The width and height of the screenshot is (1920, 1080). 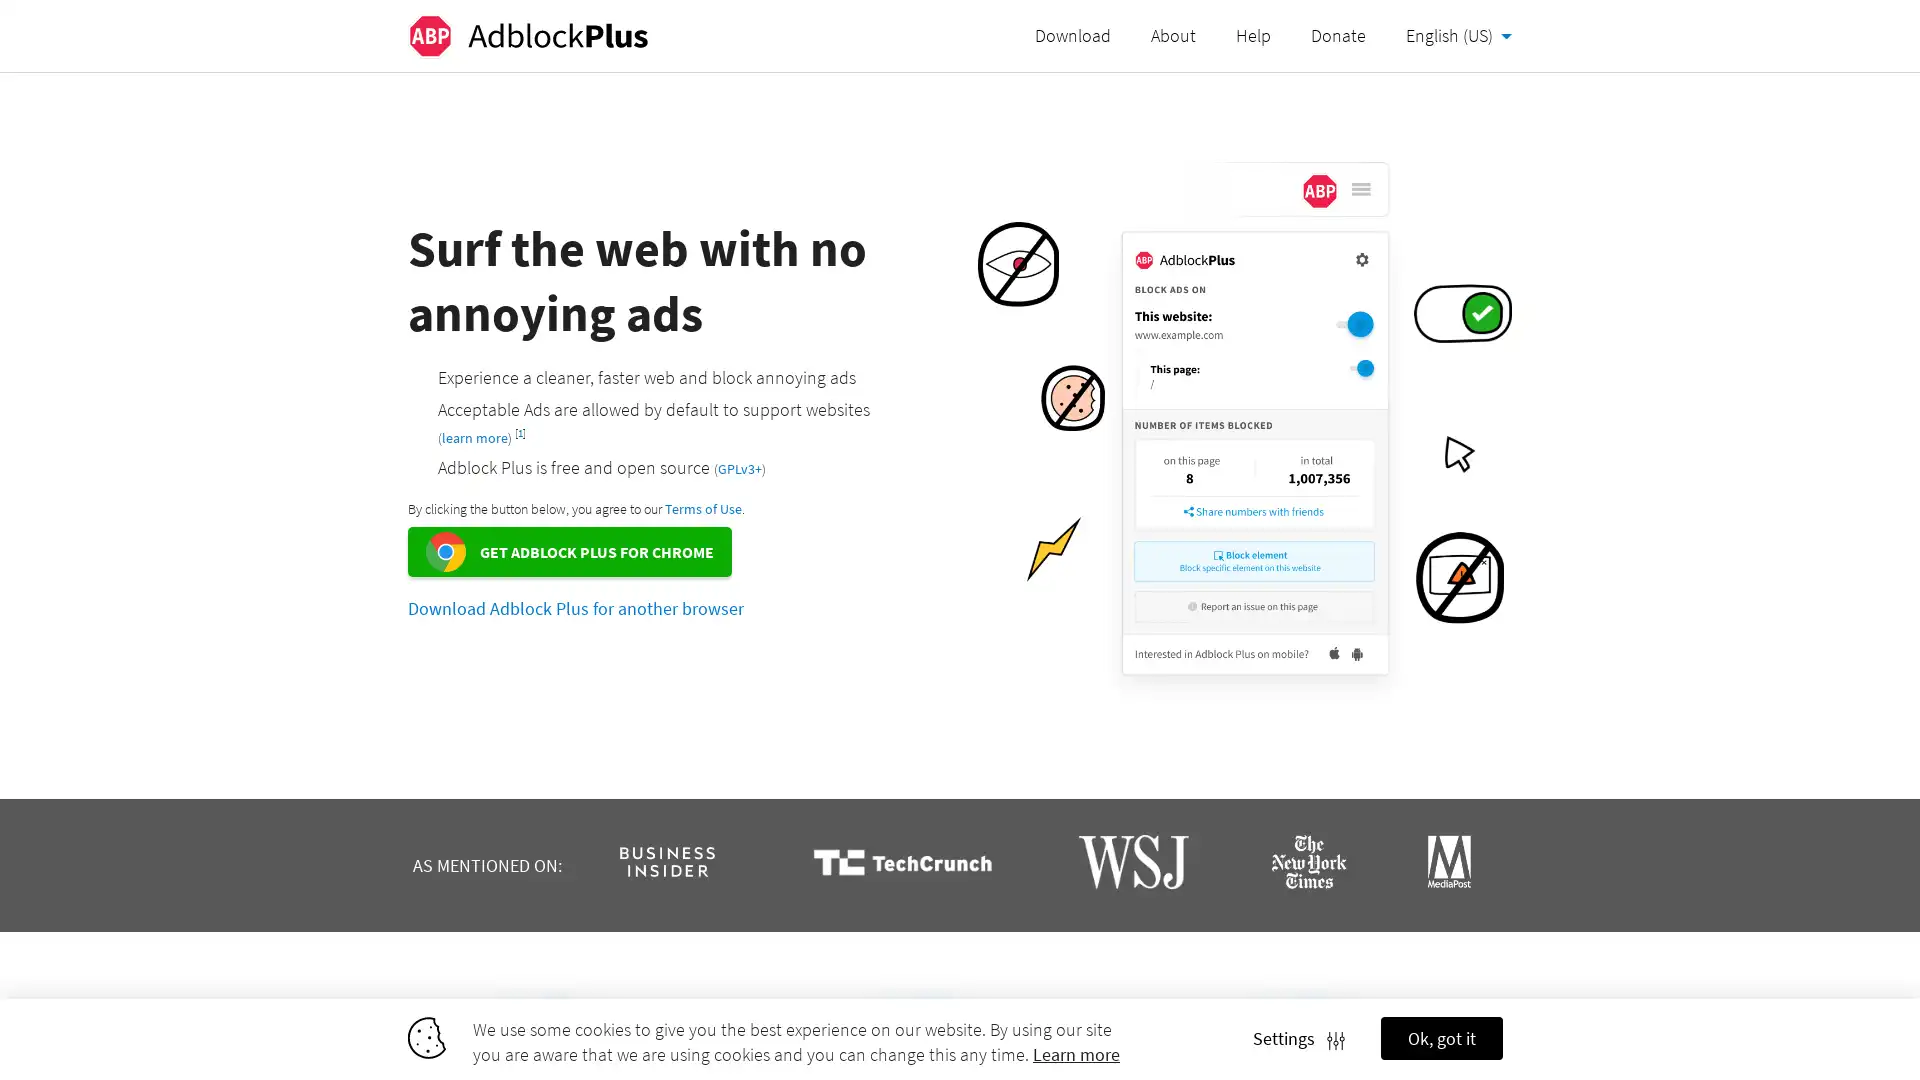 I want to click on Ok, got it, so click(x=1441, y=1036).